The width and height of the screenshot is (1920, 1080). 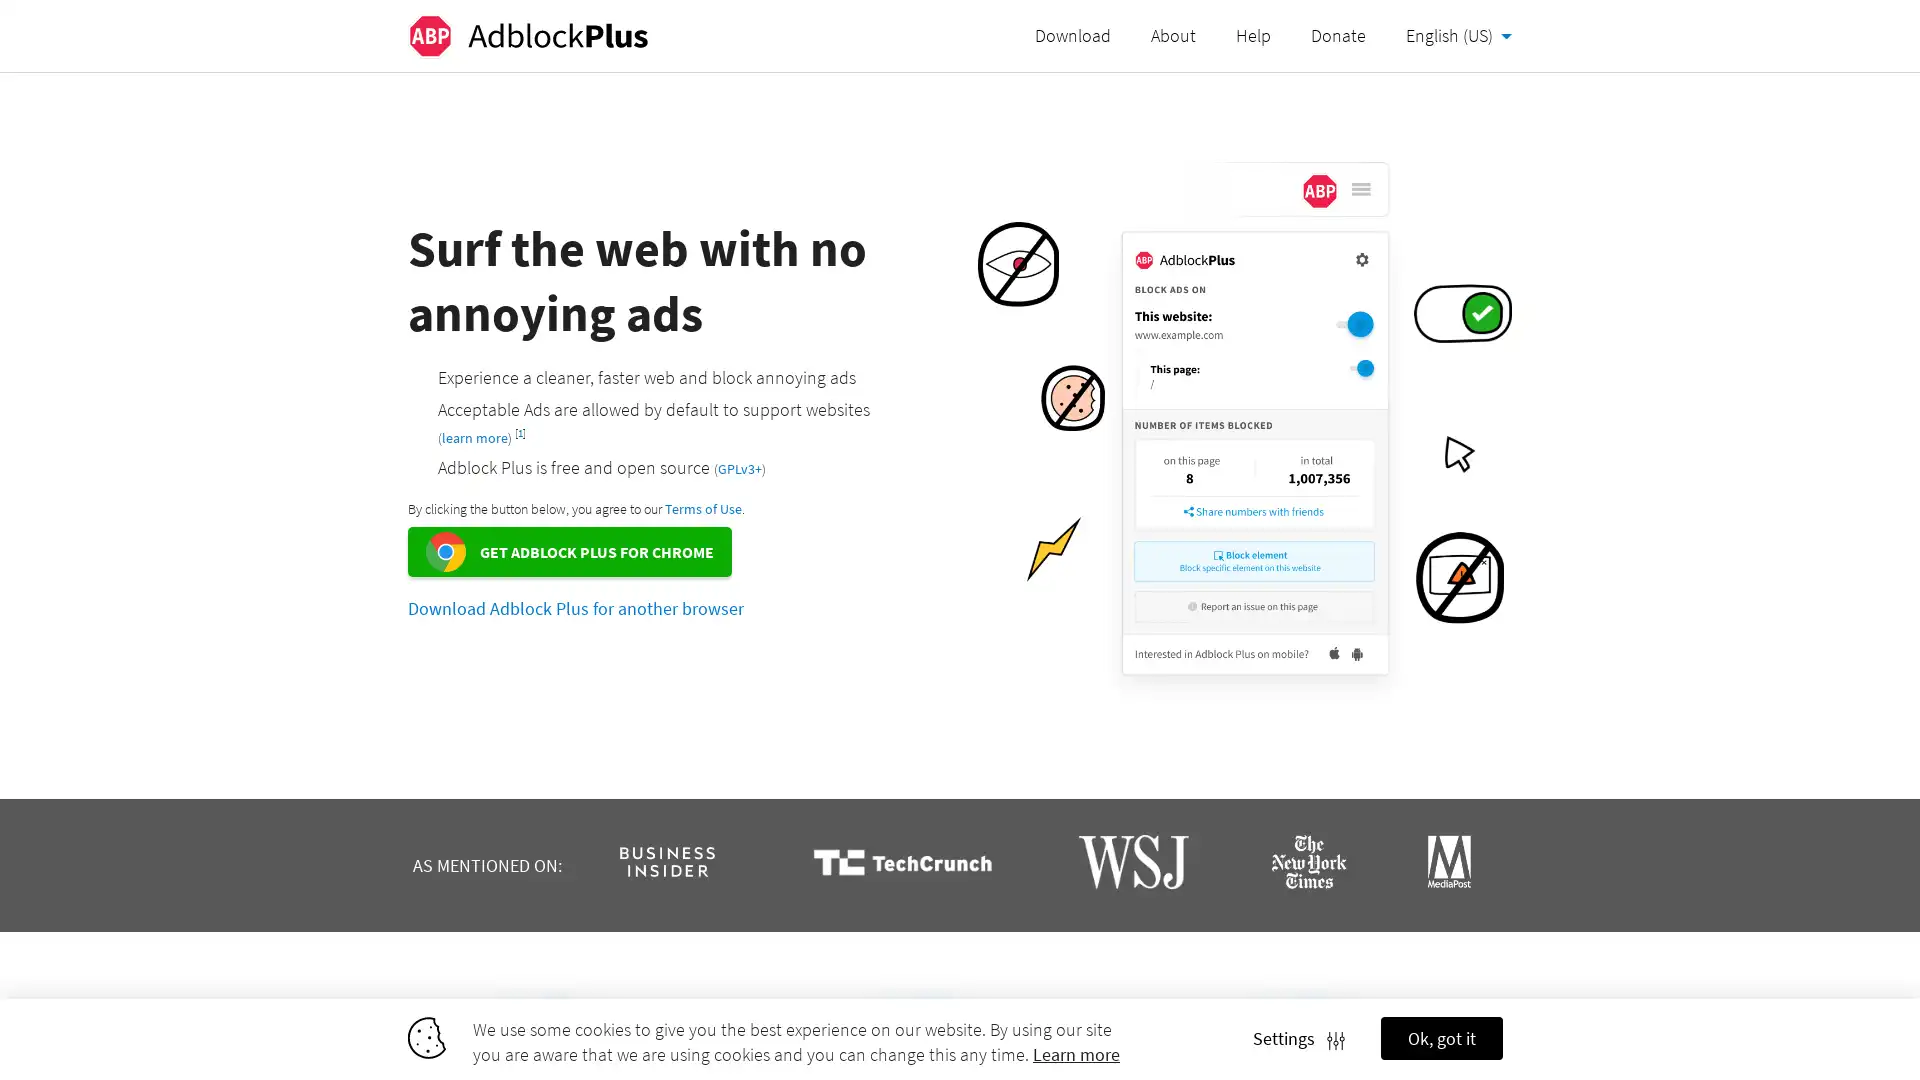 I want to click on Ok, got it, so click(x=1441, y=1036).